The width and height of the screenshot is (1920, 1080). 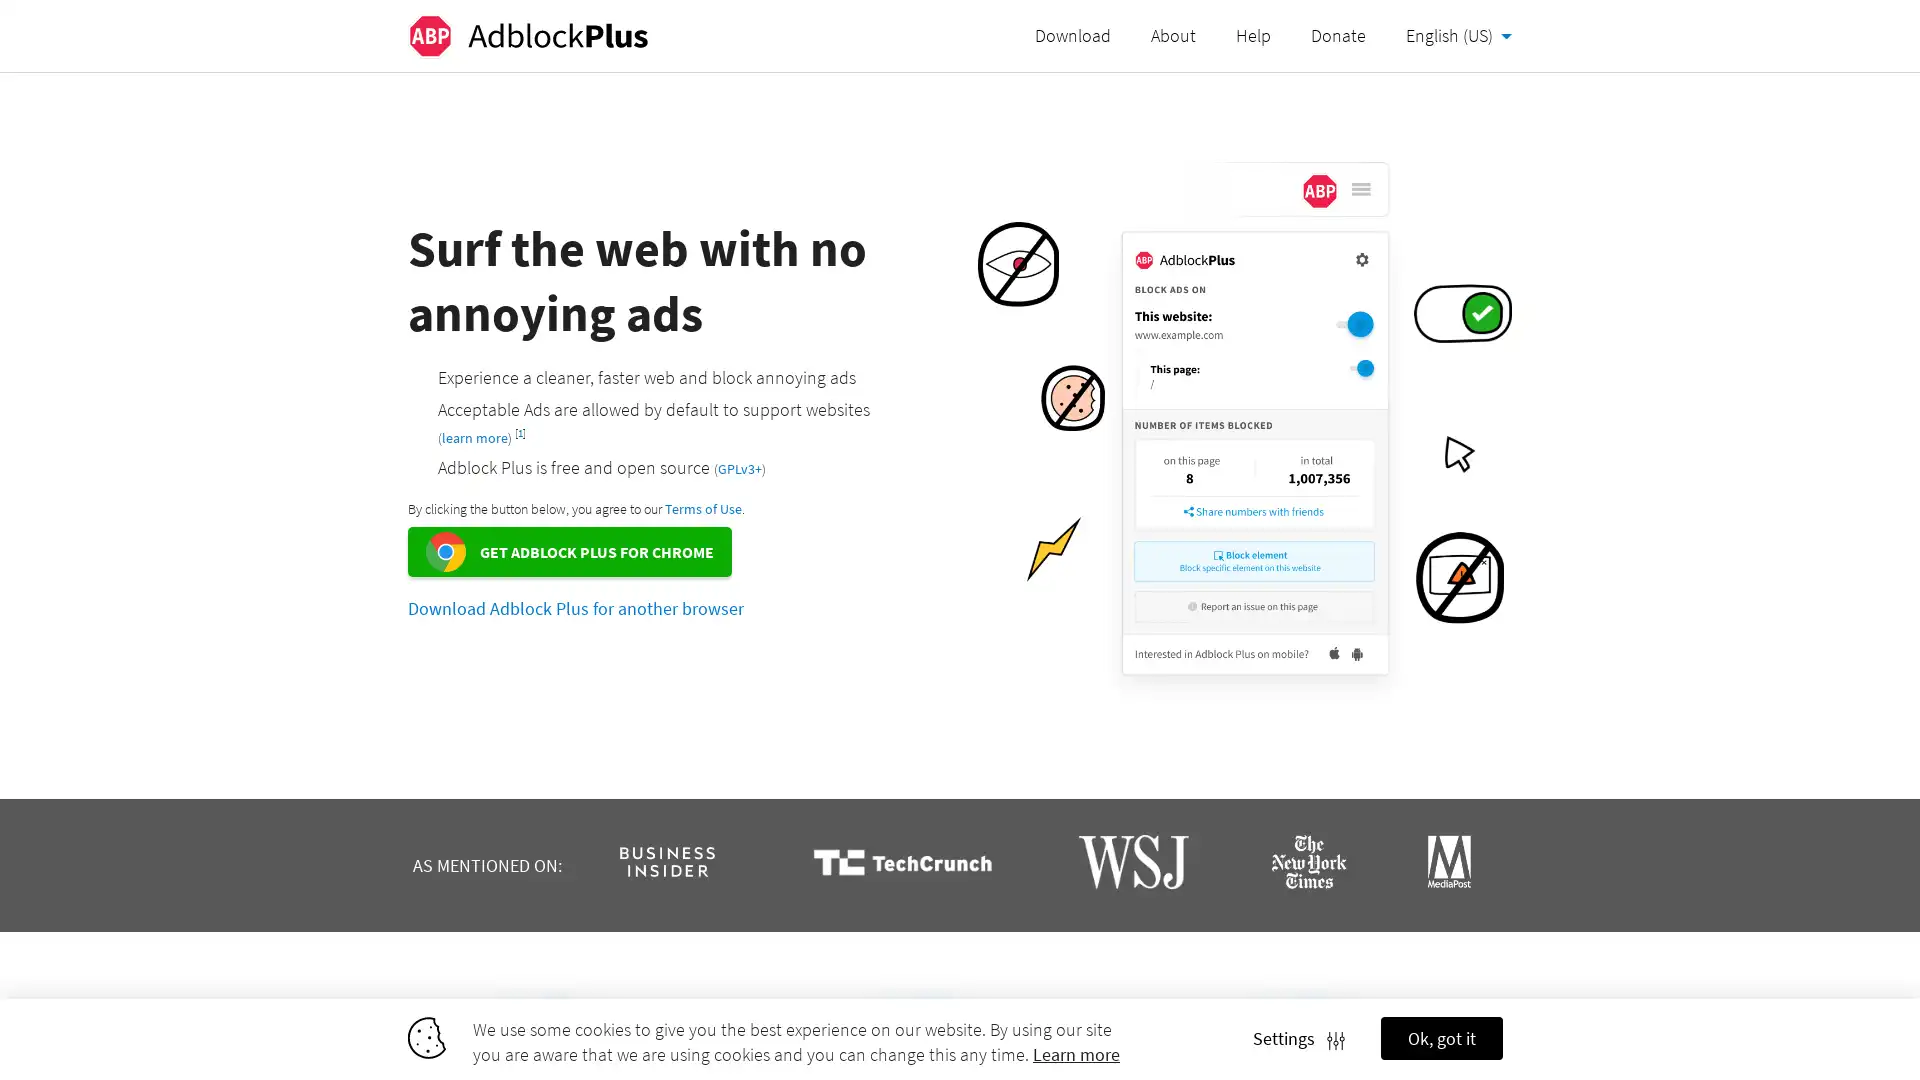 I want to click on Ok, got it, so click(x=1441, y=1036).